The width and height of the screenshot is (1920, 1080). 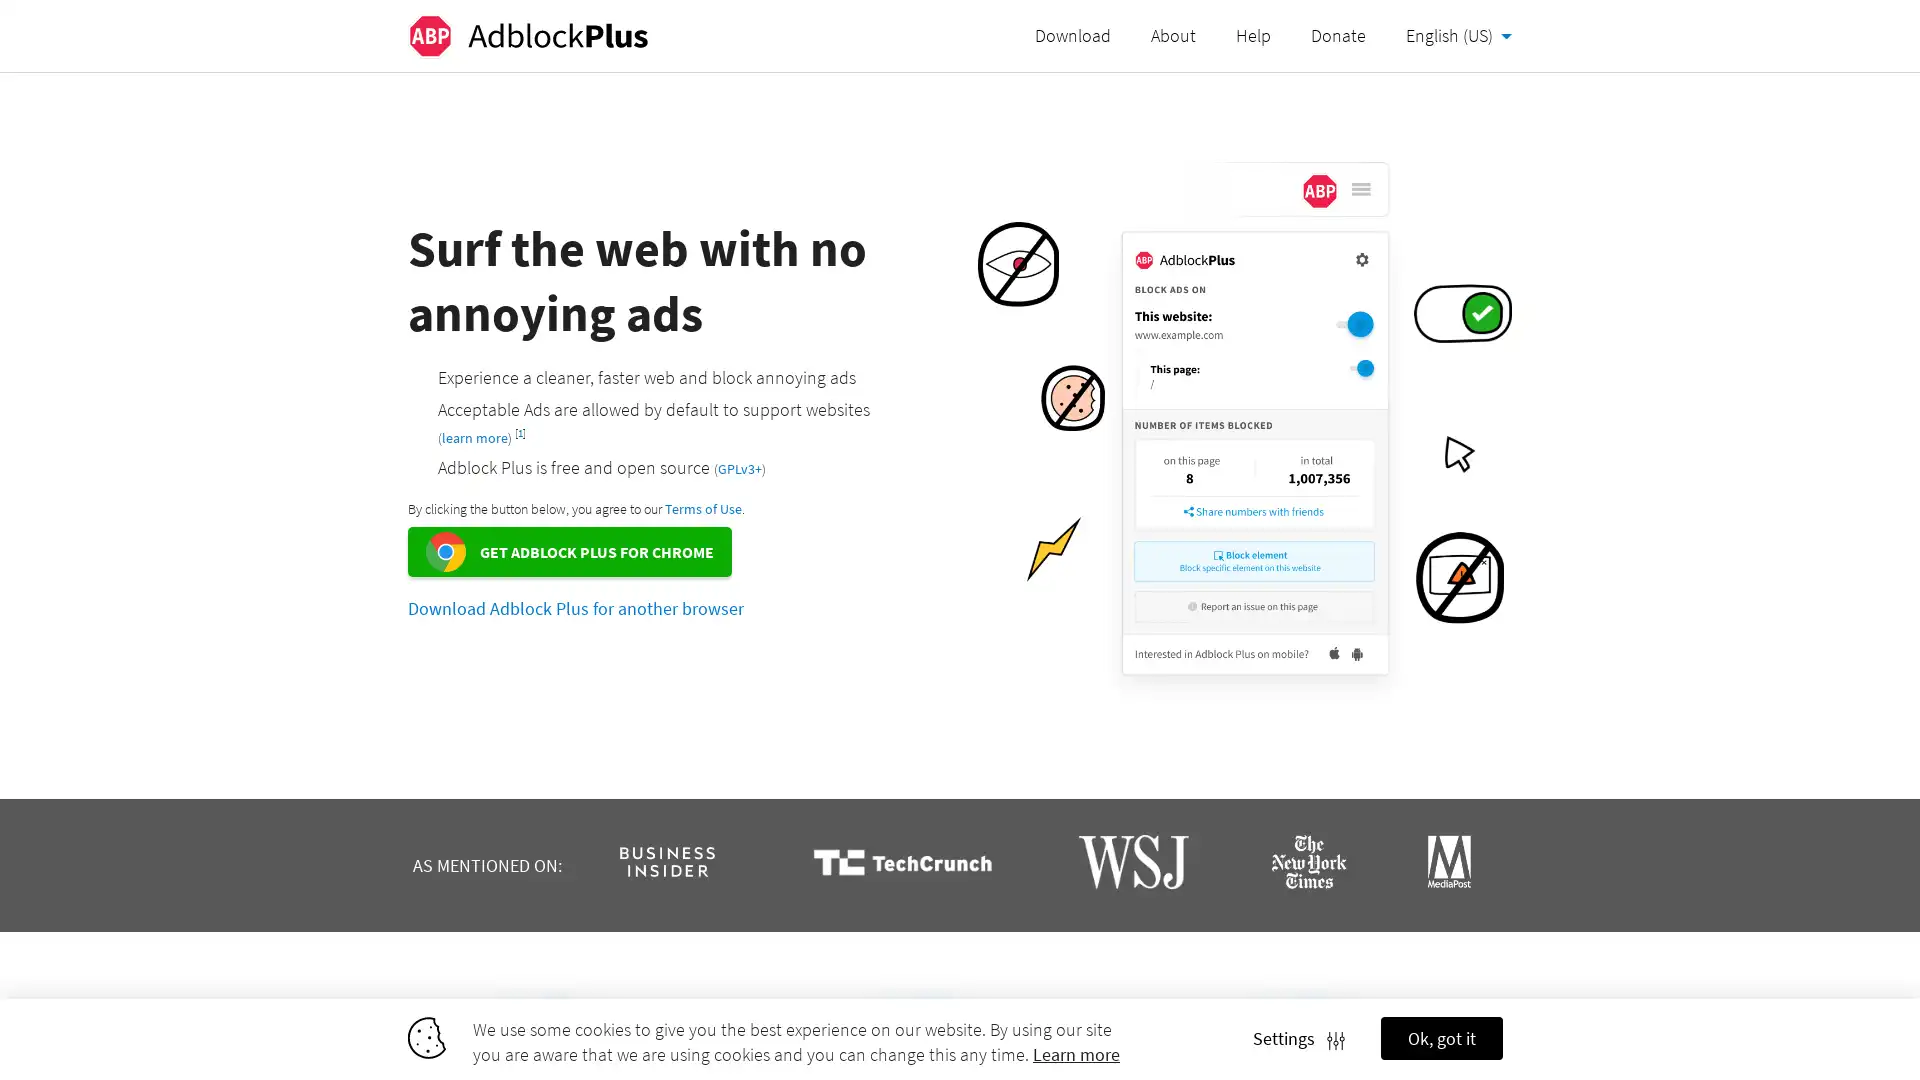 I want to click on Ok, got it, so click(x=1441, y=1036).